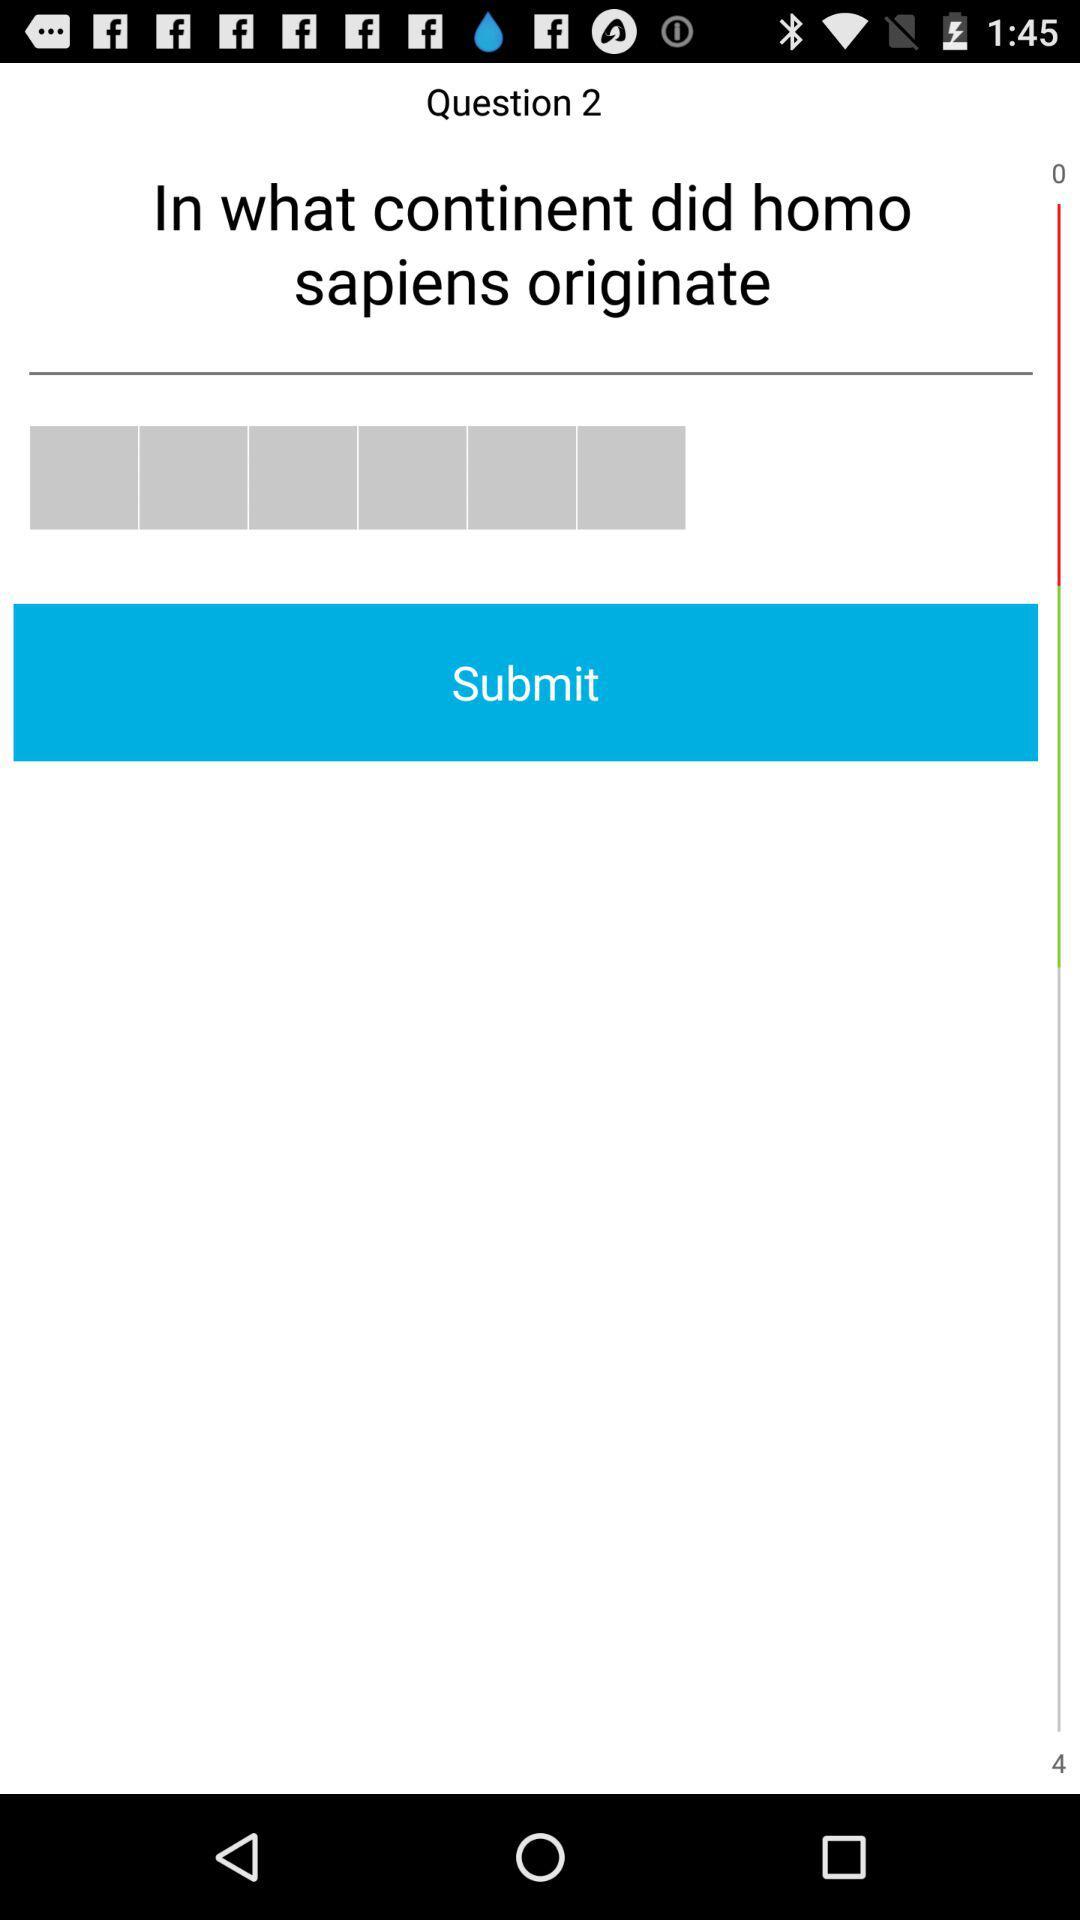  Describe the element at coordinates (193, 476) in the screenshot. I see `input letter` at that location.